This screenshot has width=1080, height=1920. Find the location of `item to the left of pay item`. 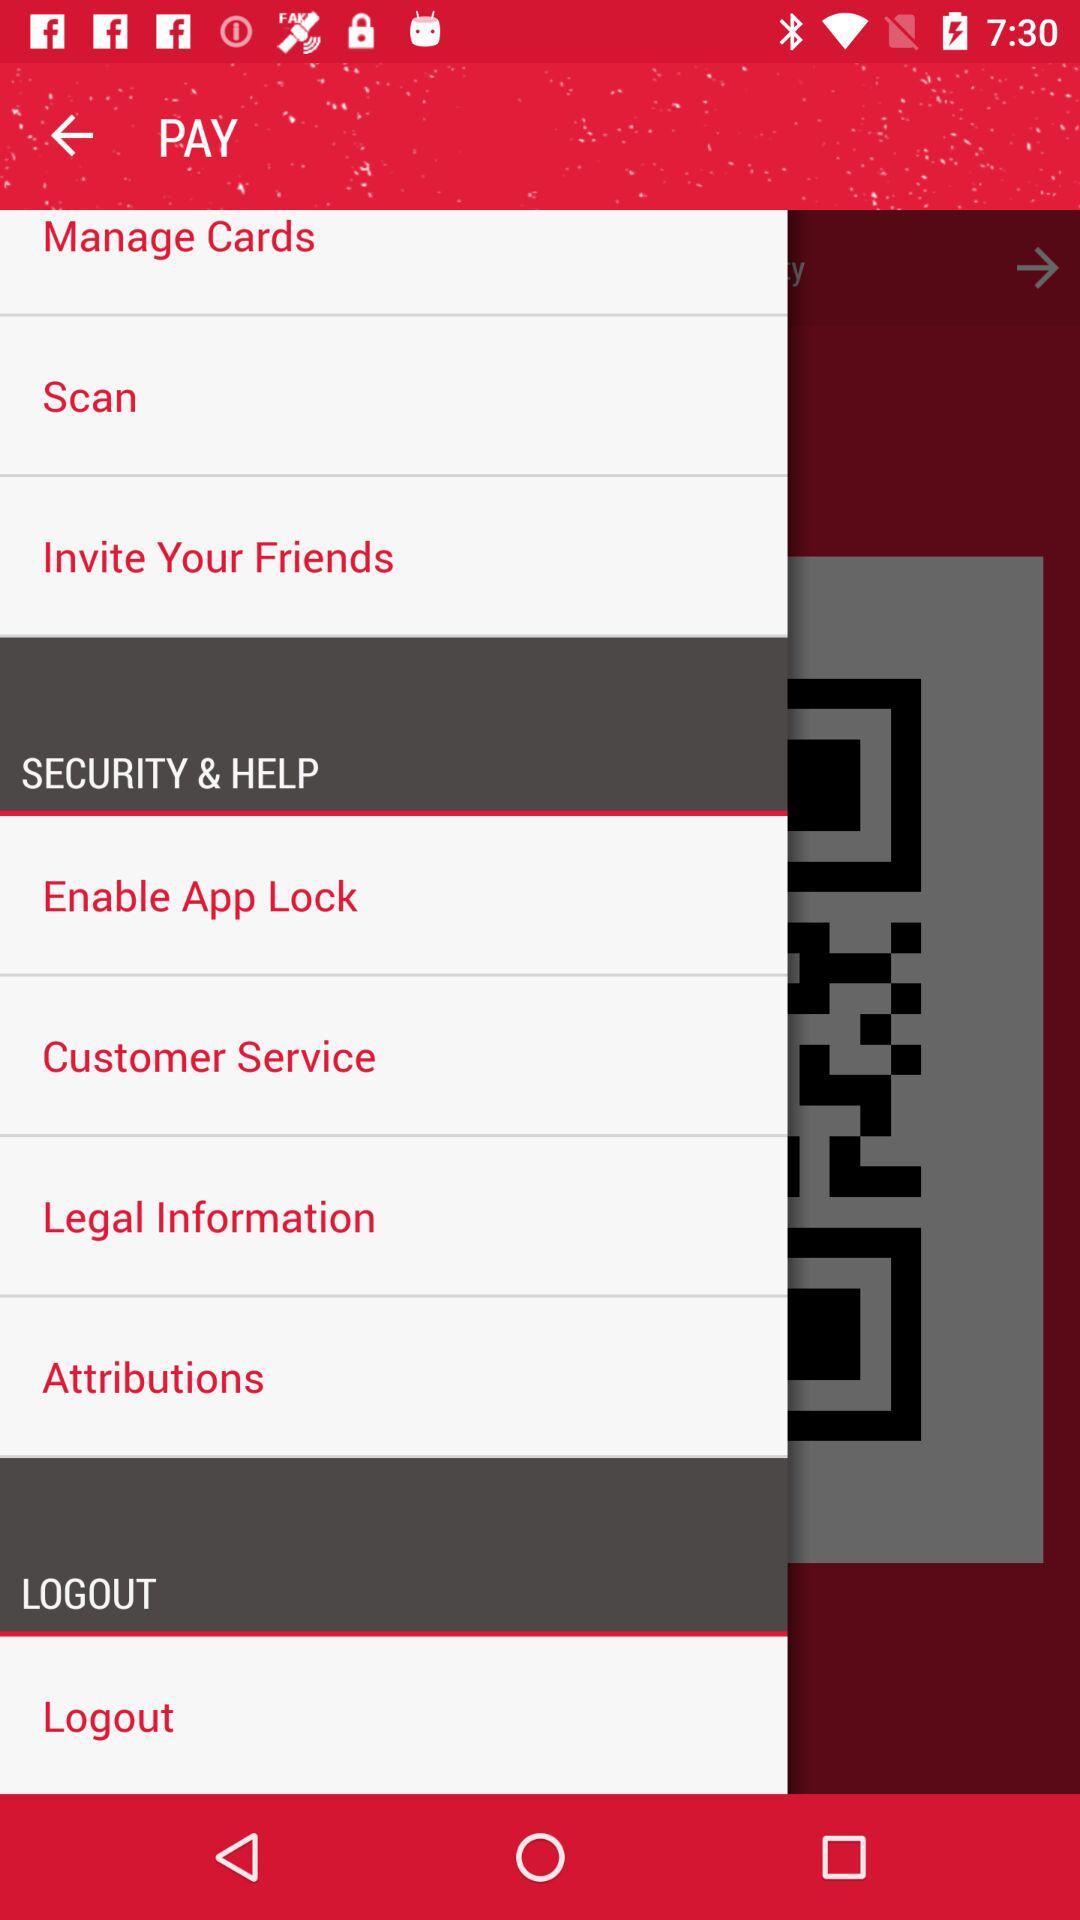

item to the left of pay item is located at coordinates (72, 135).